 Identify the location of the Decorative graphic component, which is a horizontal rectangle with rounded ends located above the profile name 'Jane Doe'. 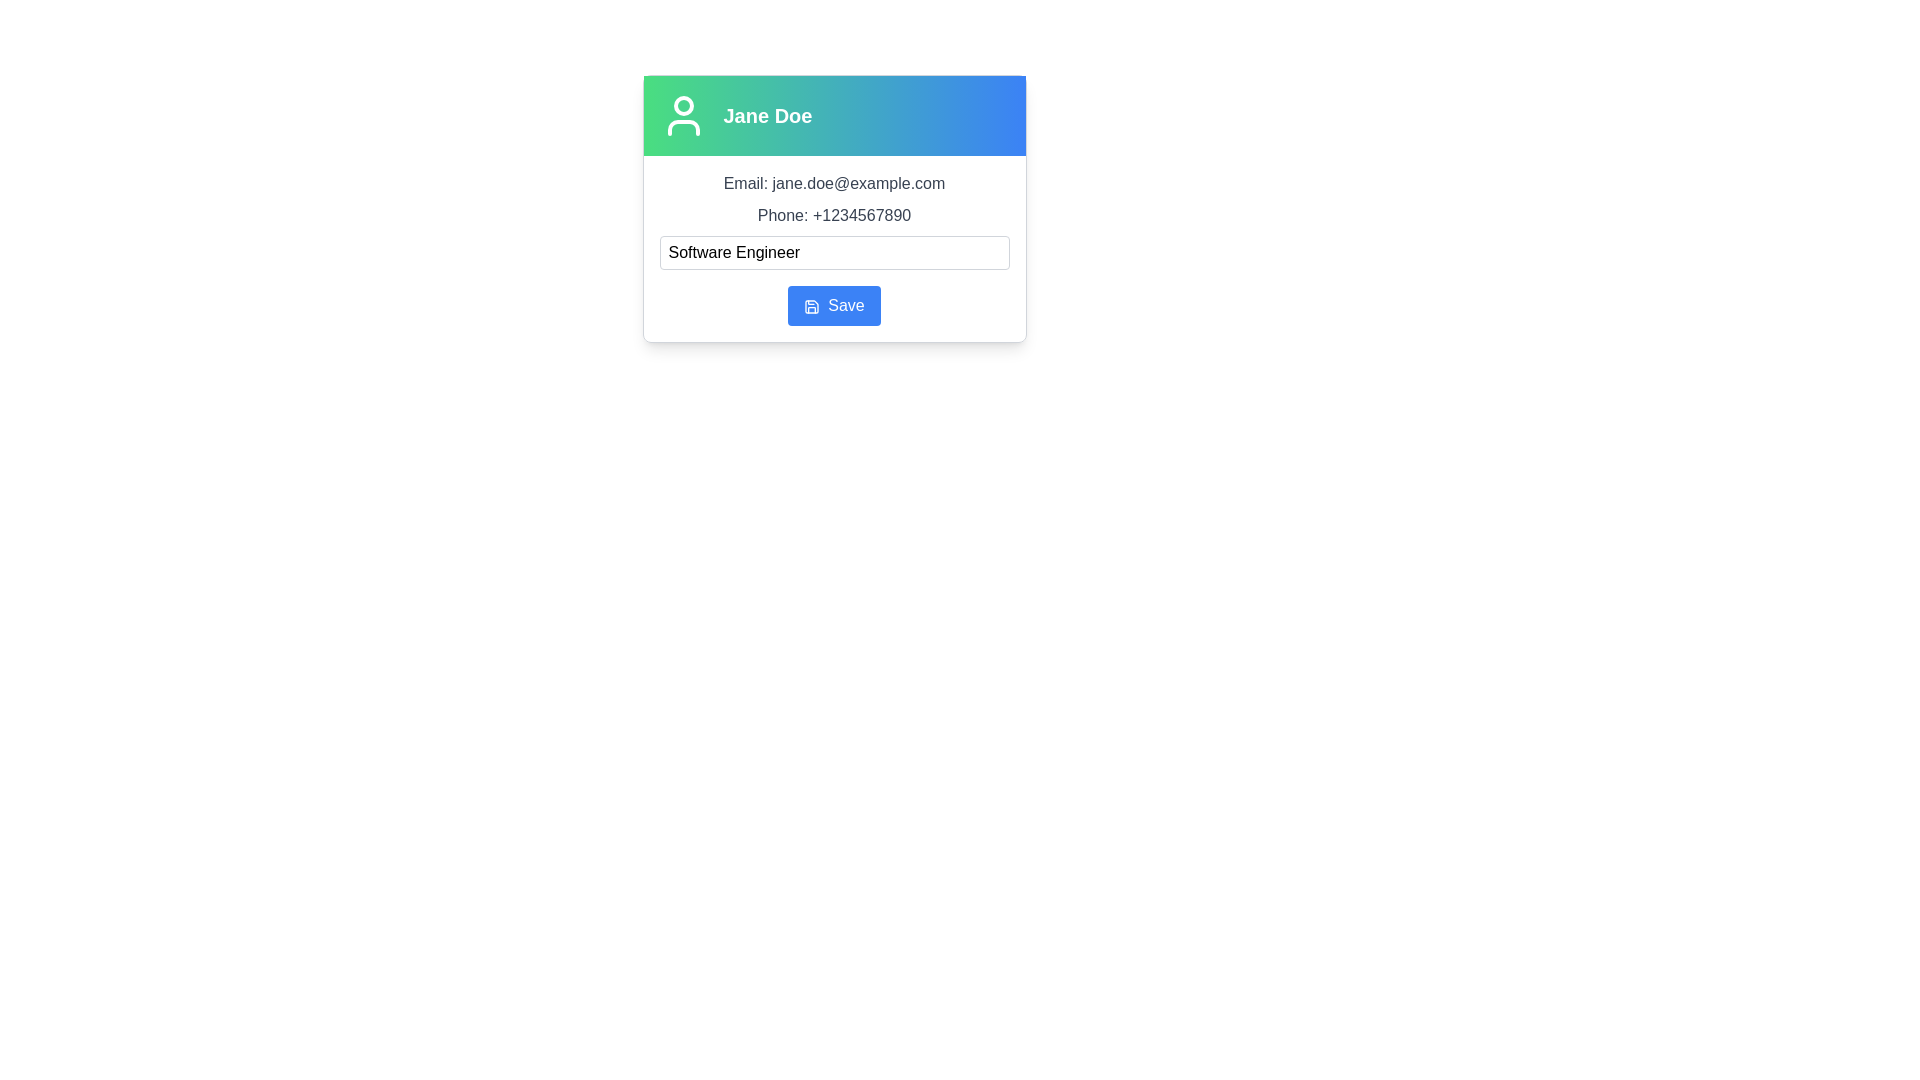
(683, 127).